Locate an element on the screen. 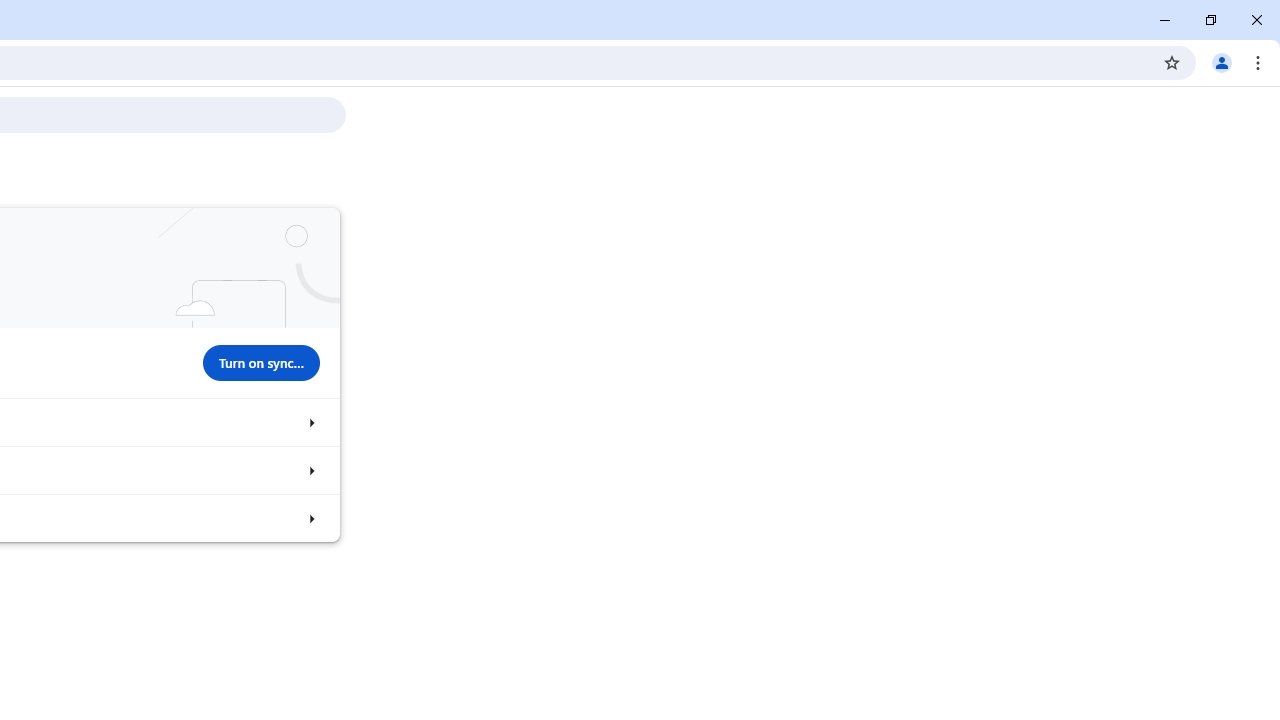 The image size is (1280, 720). 'Customize your Chrome profile' is located at coordinates (310, 470).